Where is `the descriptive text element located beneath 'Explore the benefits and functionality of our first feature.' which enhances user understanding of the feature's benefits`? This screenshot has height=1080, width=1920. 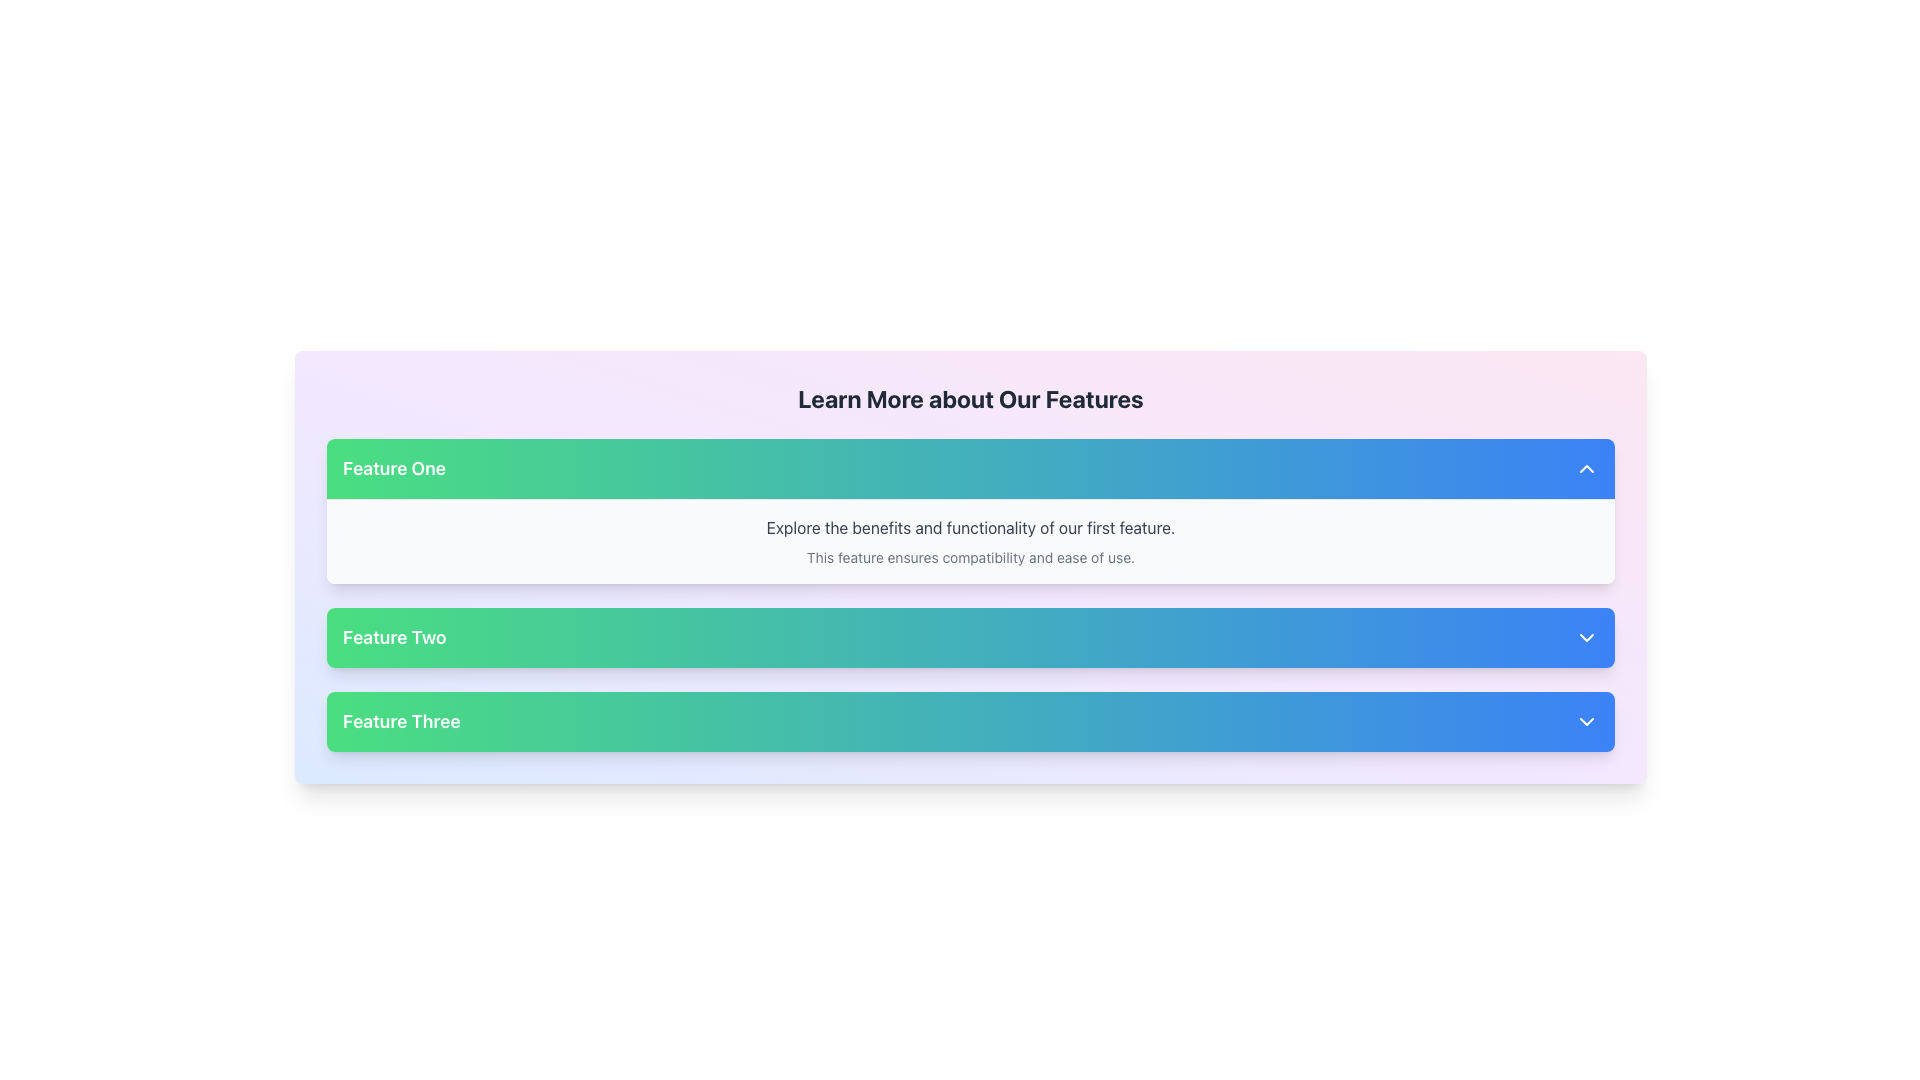
the descriptive text element located beneath 'Explore the benefits and functionality of our first feature.' which enhances user understanding of the feature's benefits is located at coordinates (970, 558).